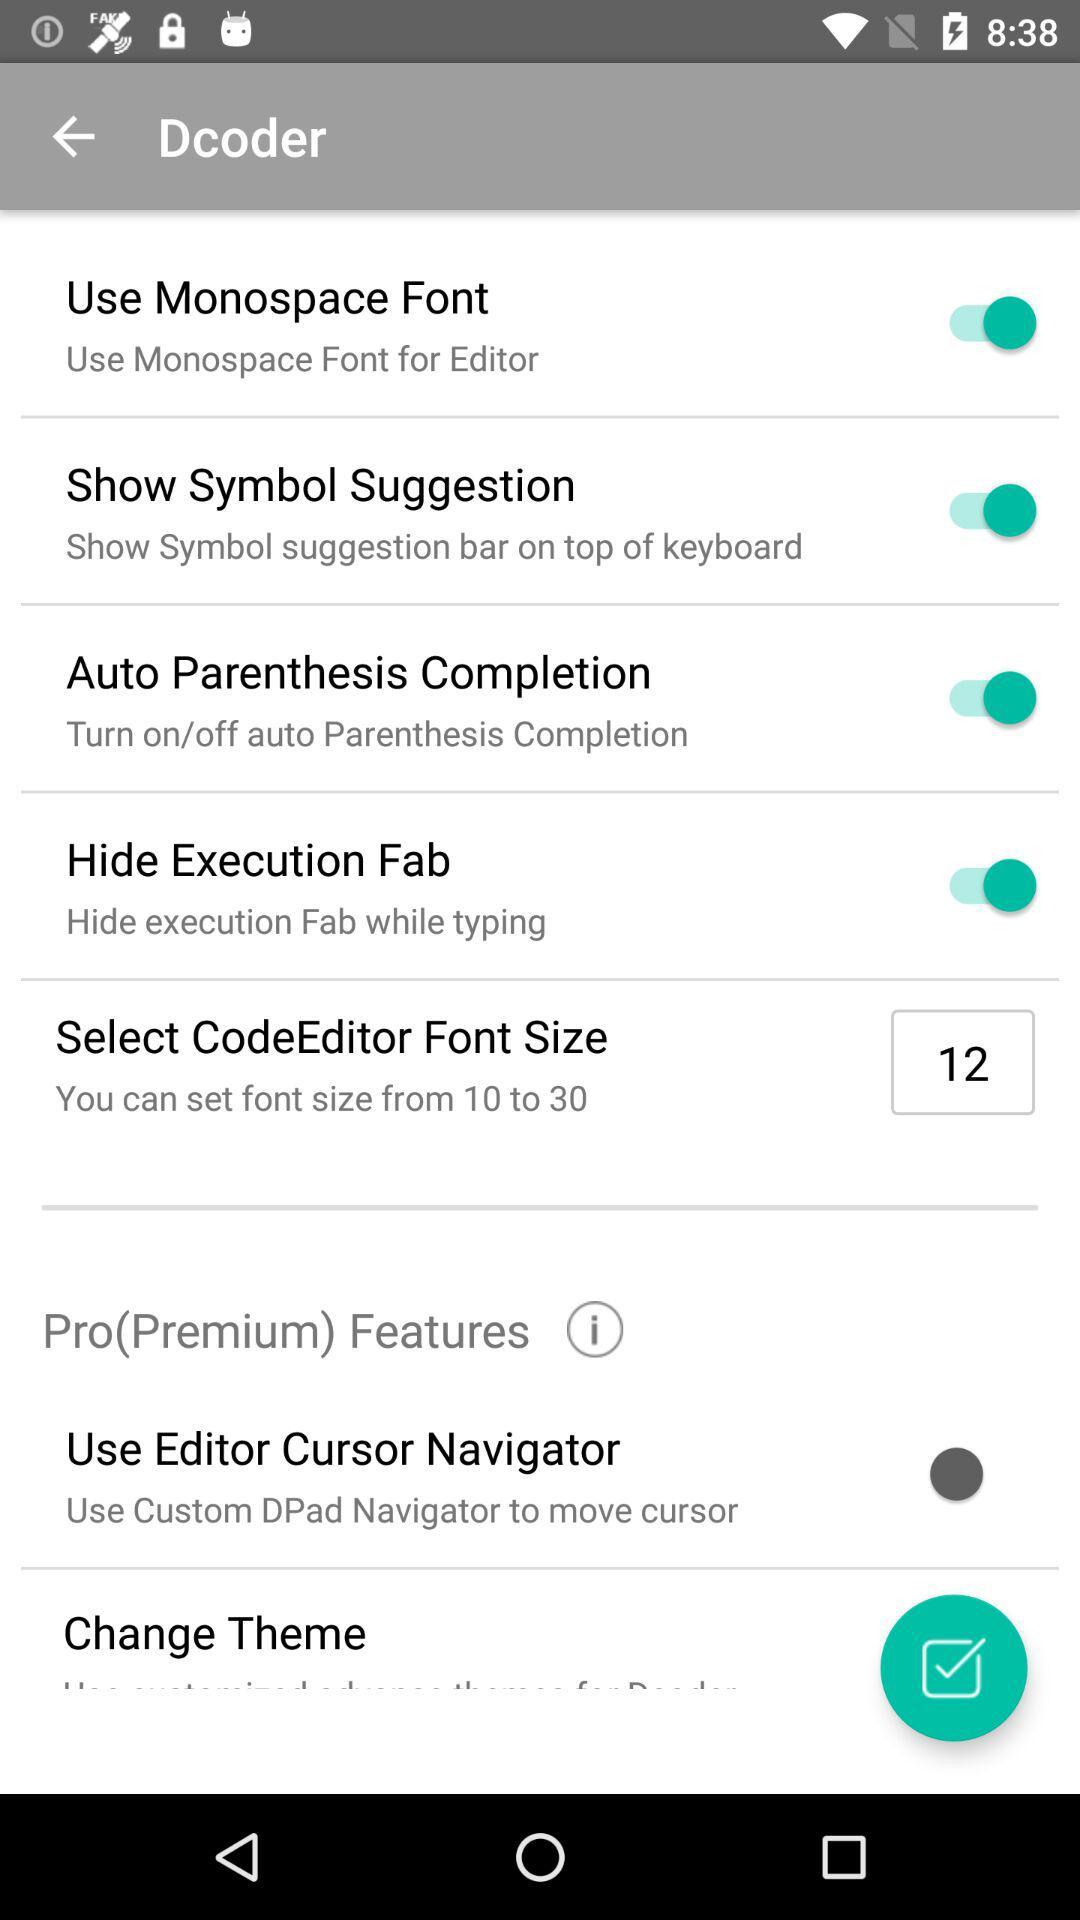 The height and width of the screenshot is (1920, 1080). What do you see at coordinates (968, 322) in the screenshot?
I see `to on option` at bounding box center [968, 322].